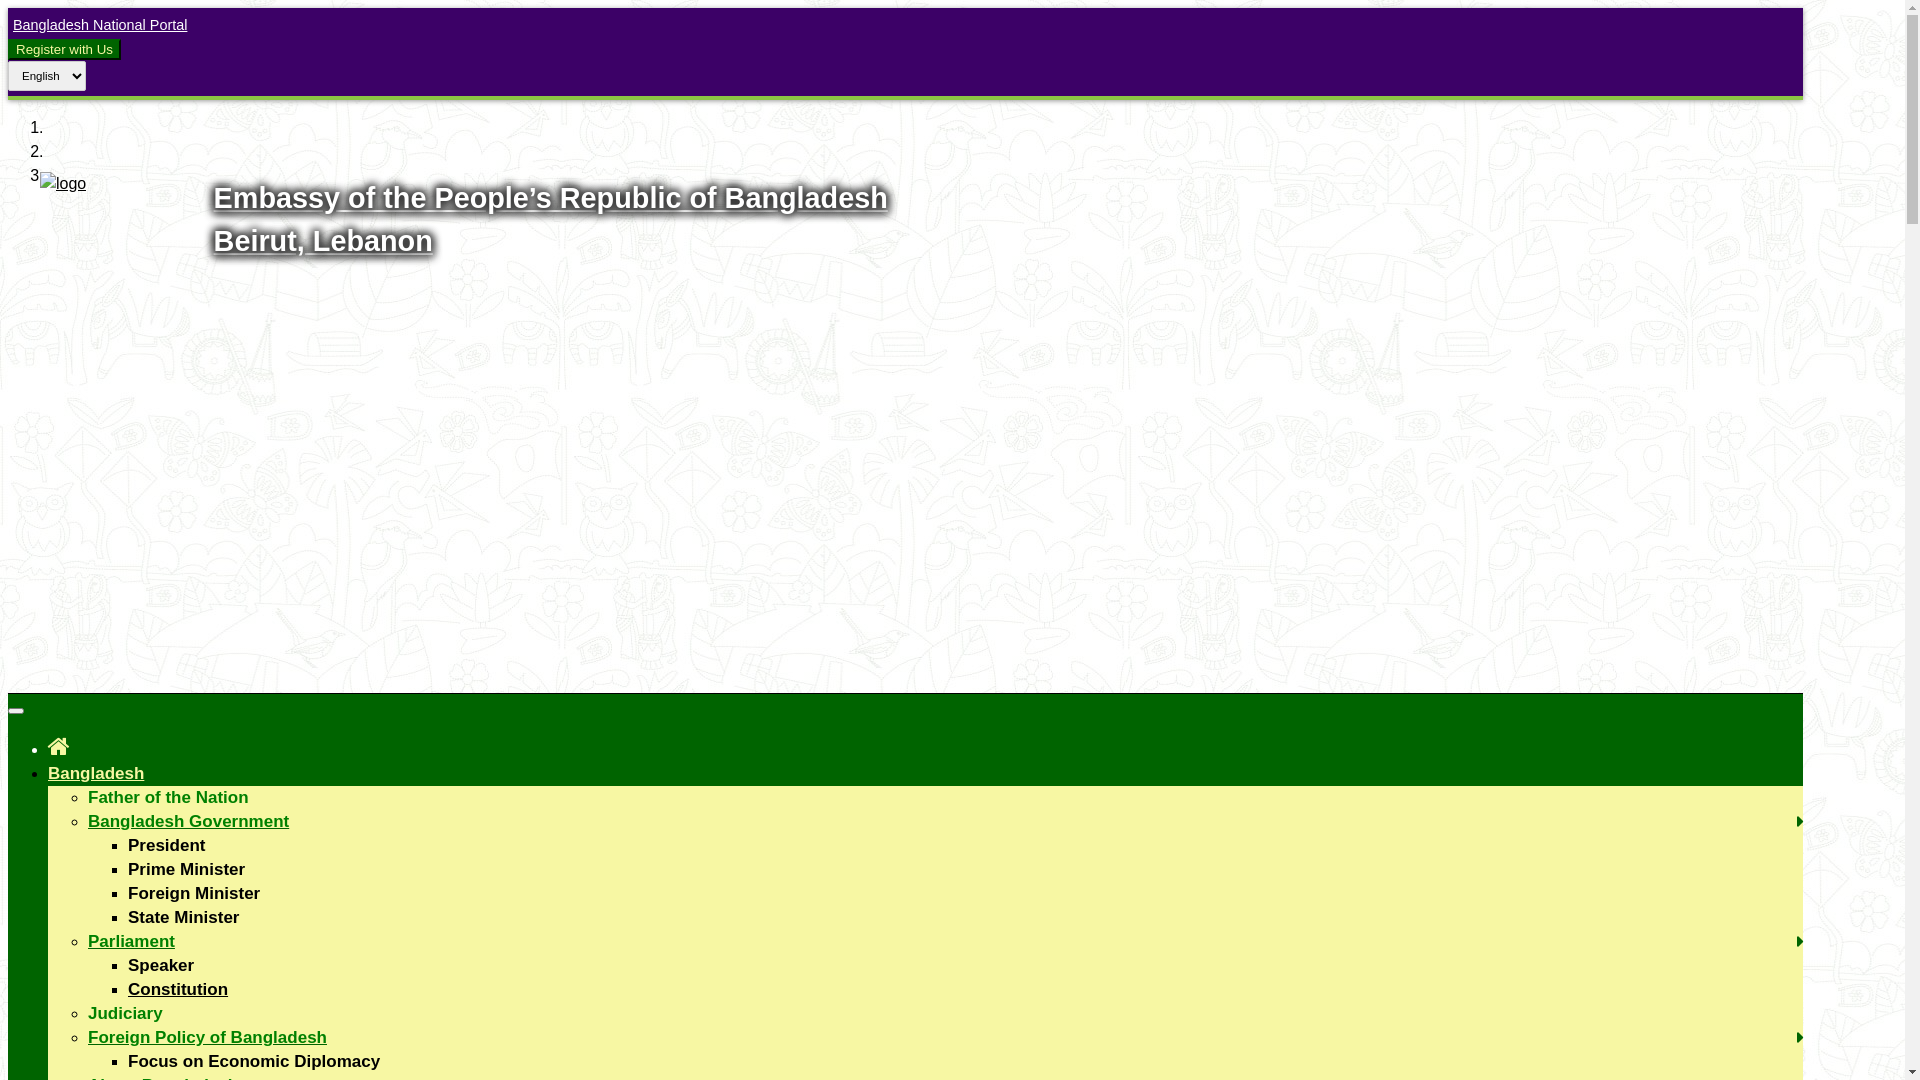 This screenshot has height=1080, width=1920. Describe the element at coordinates (127, 892) in the screenshot. I see `'Foreign Minister'` at that location.